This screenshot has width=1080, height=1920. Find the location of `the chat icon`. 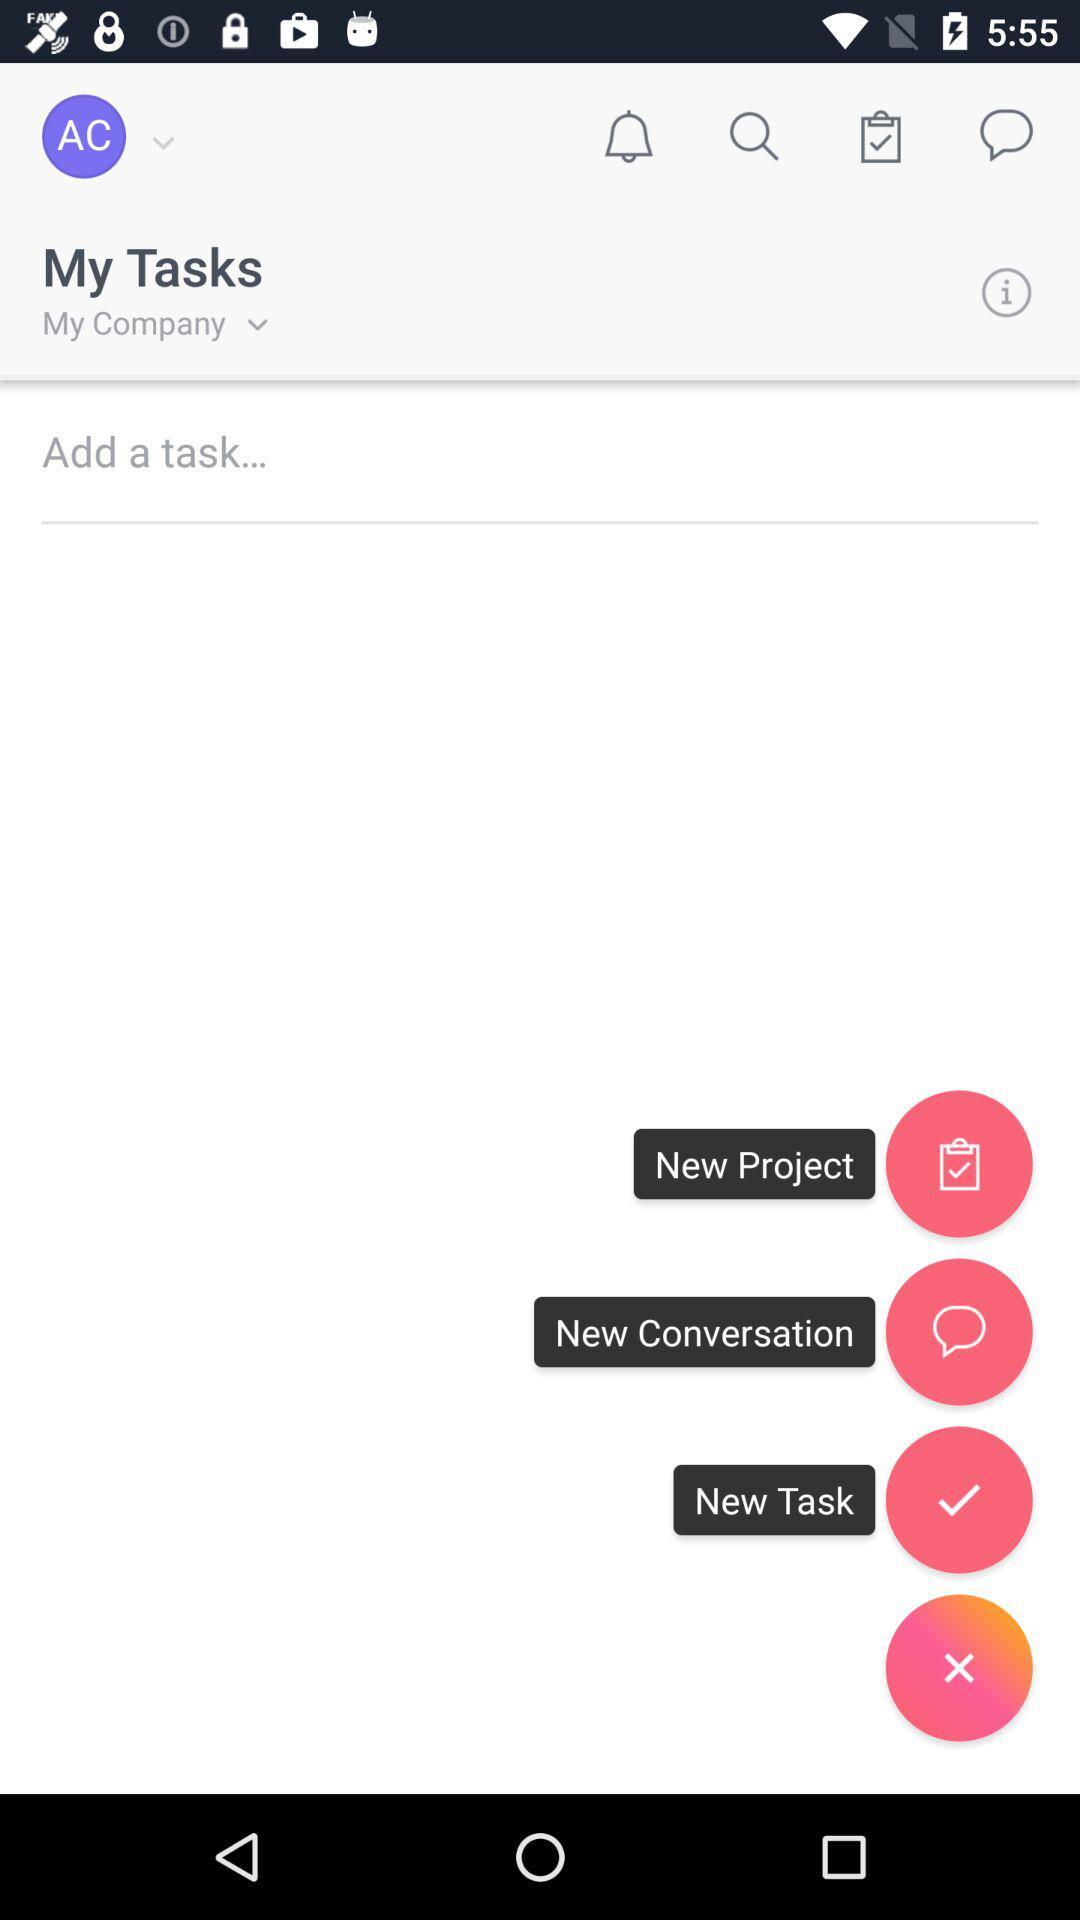

the chat icon is located at coordinates (958, 1332).